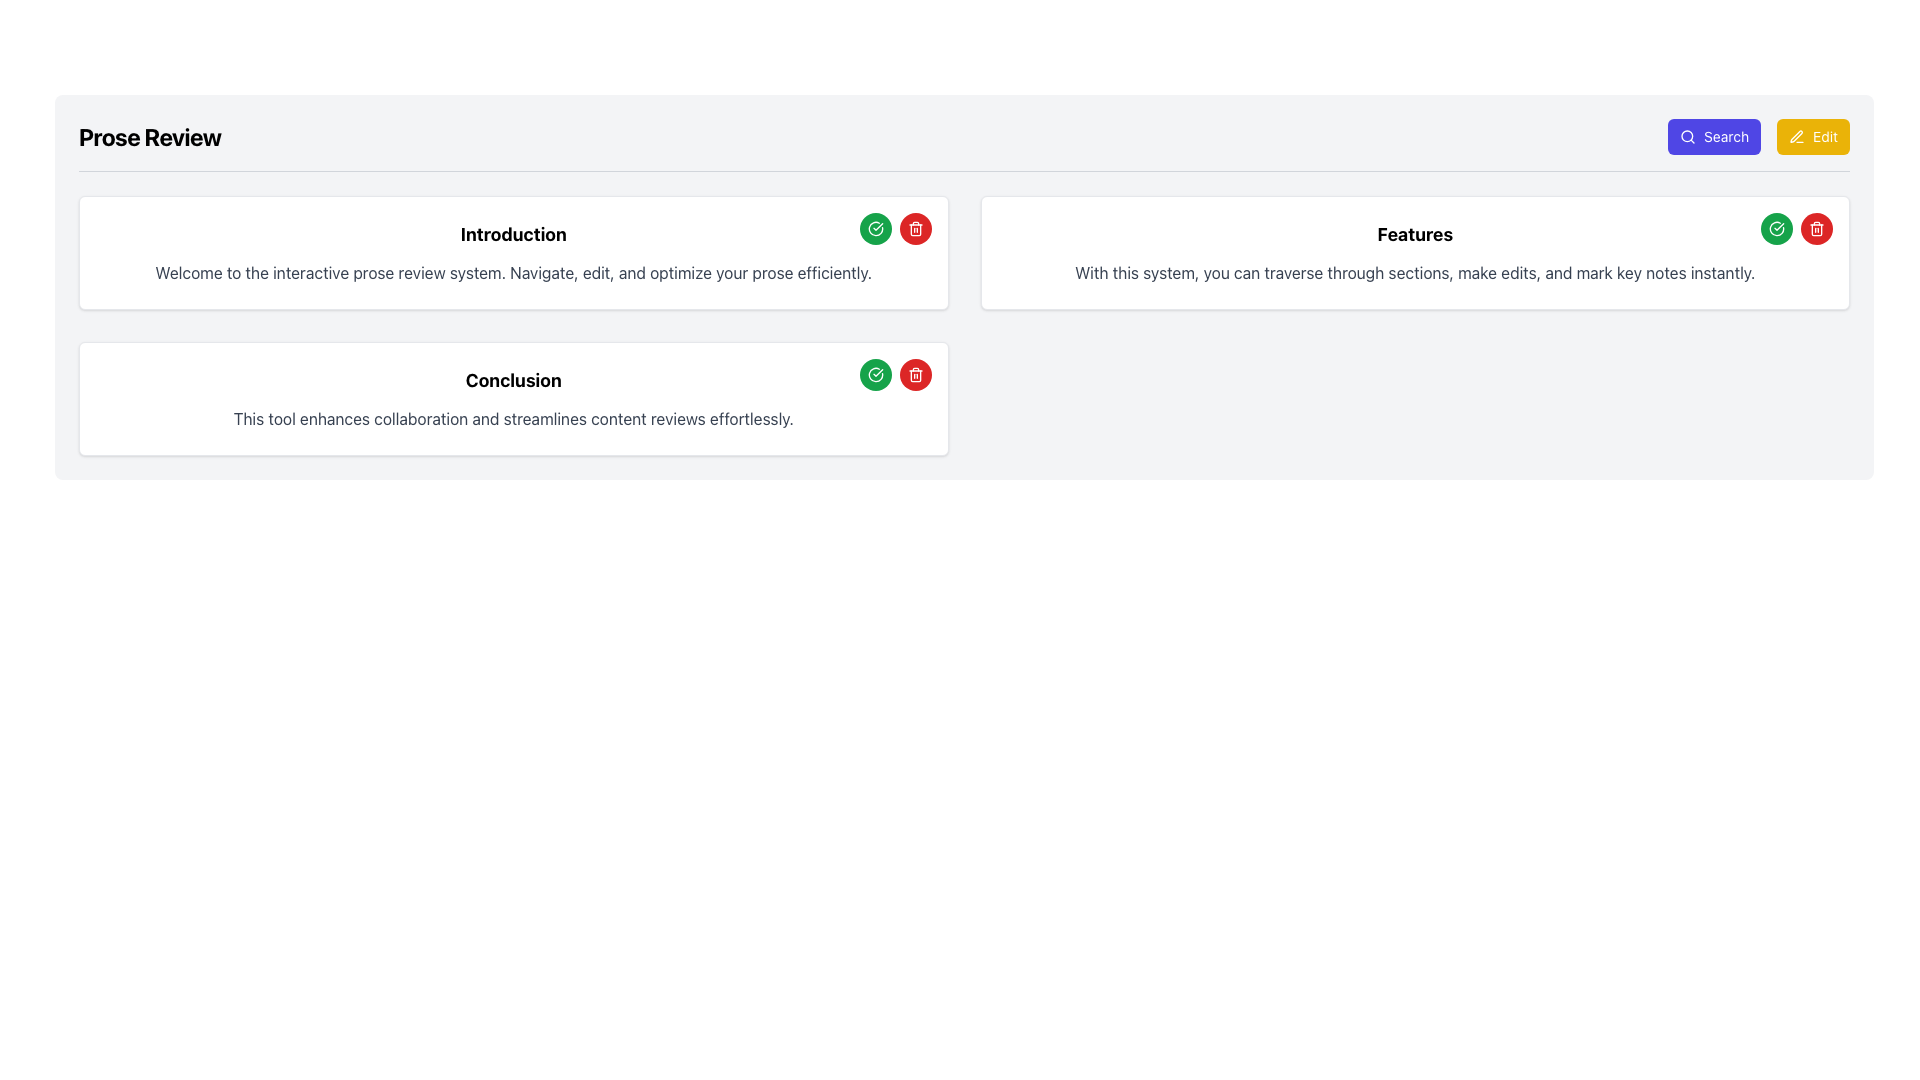  I want to click on the circular icon button featuring a green surface and a white checkmark symbol using keyboard navigation, so click(875, 227).